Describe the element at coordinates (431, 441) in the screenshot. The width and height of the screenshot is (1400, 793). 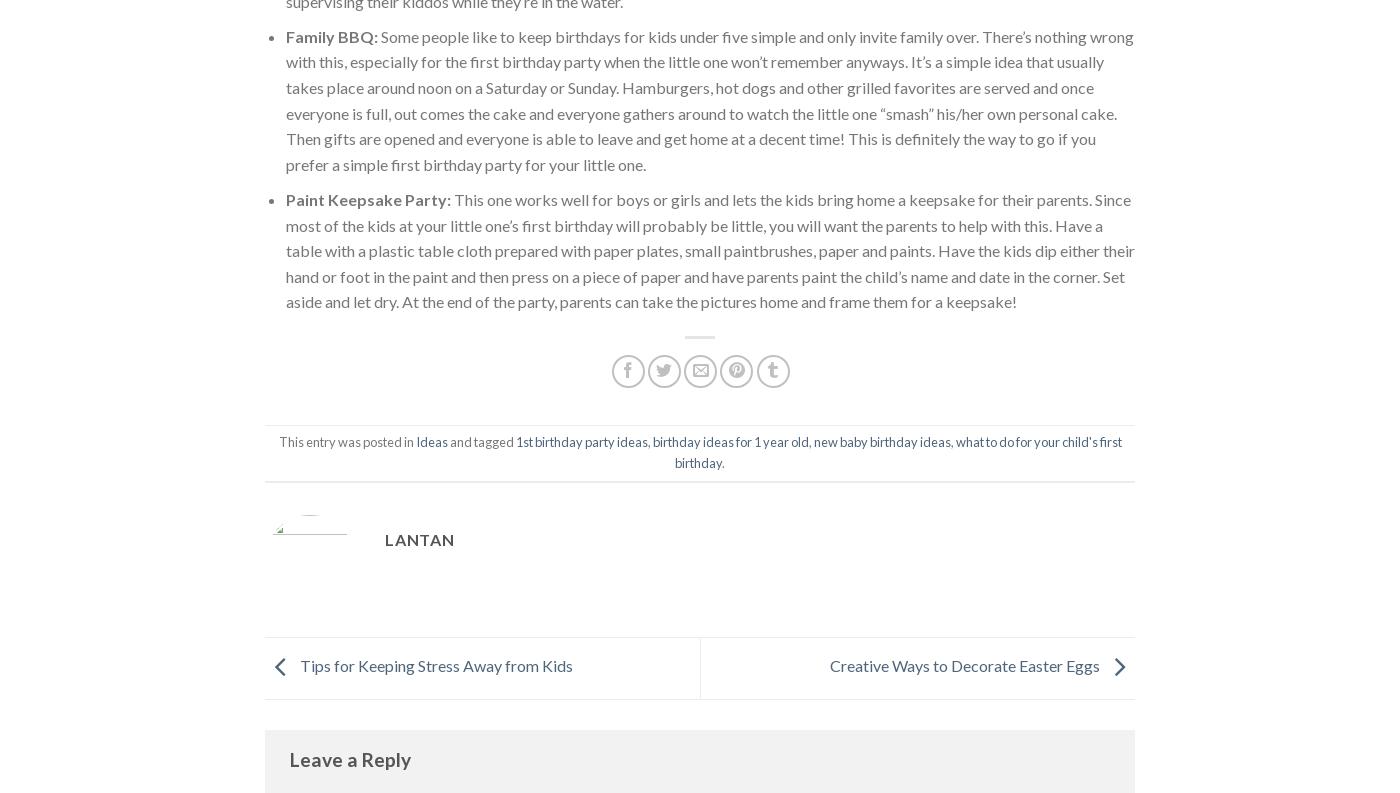
I see `'Ideas'` at that location.